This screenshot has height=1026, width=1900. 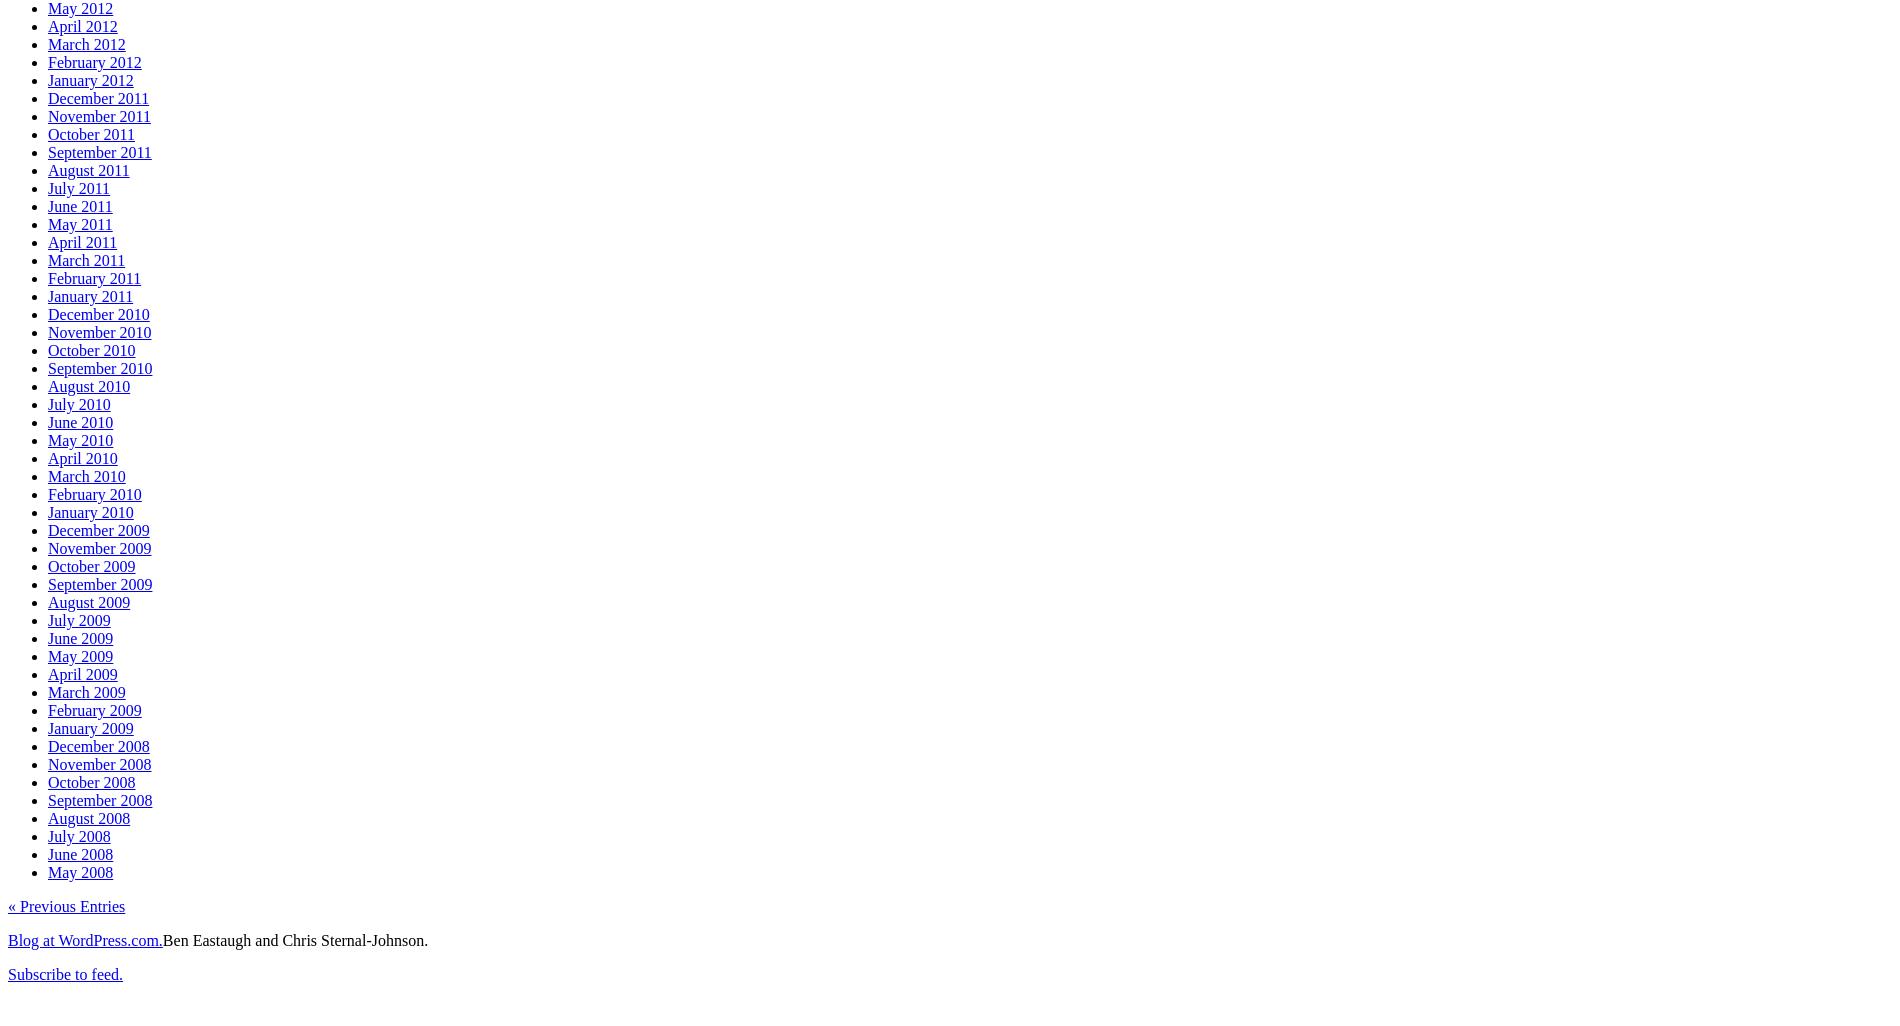 I want to click on 'Blog at WordPress.com.', so click(x=84, y=939).